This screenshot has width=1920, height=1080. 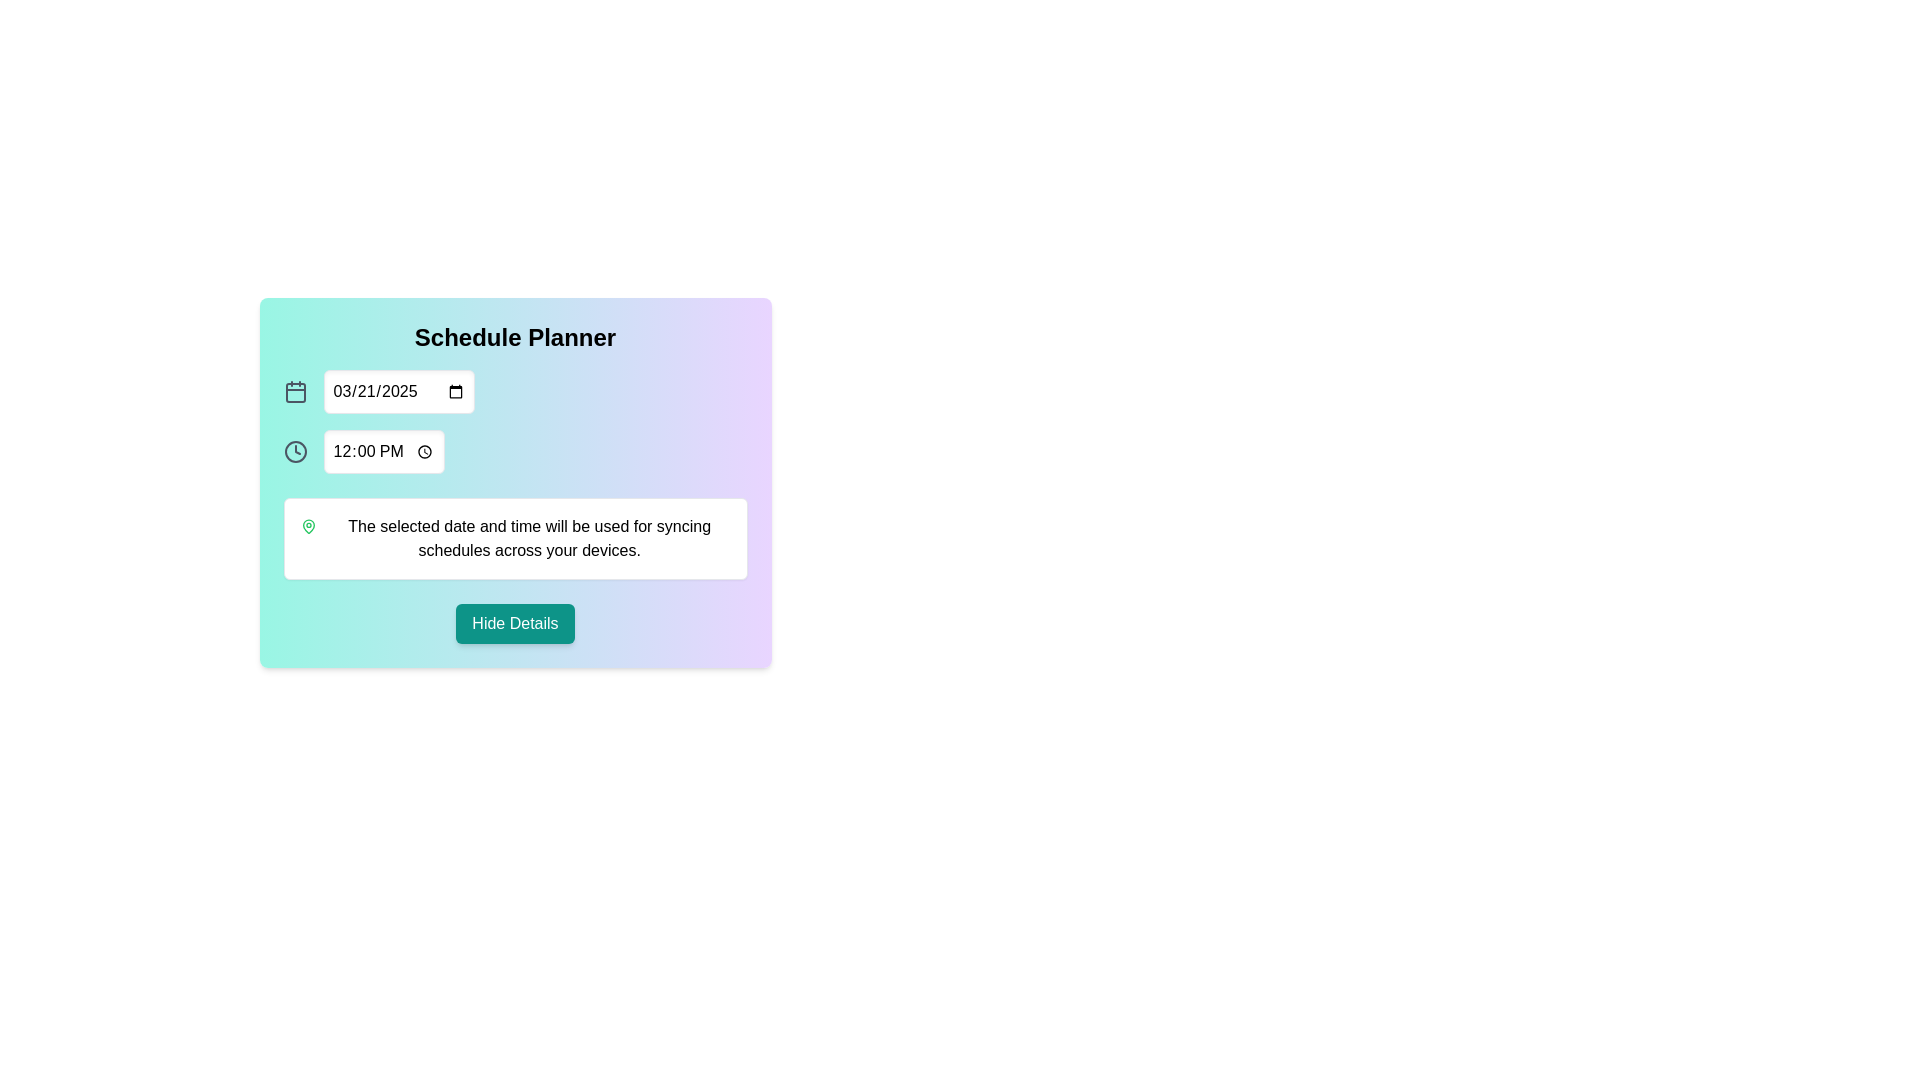 I want to click on the internal part of the calendar icon, which enhances the clarity of its purpose as a date-related graphic within the schedule planner interface, so click(x=294, y=393).